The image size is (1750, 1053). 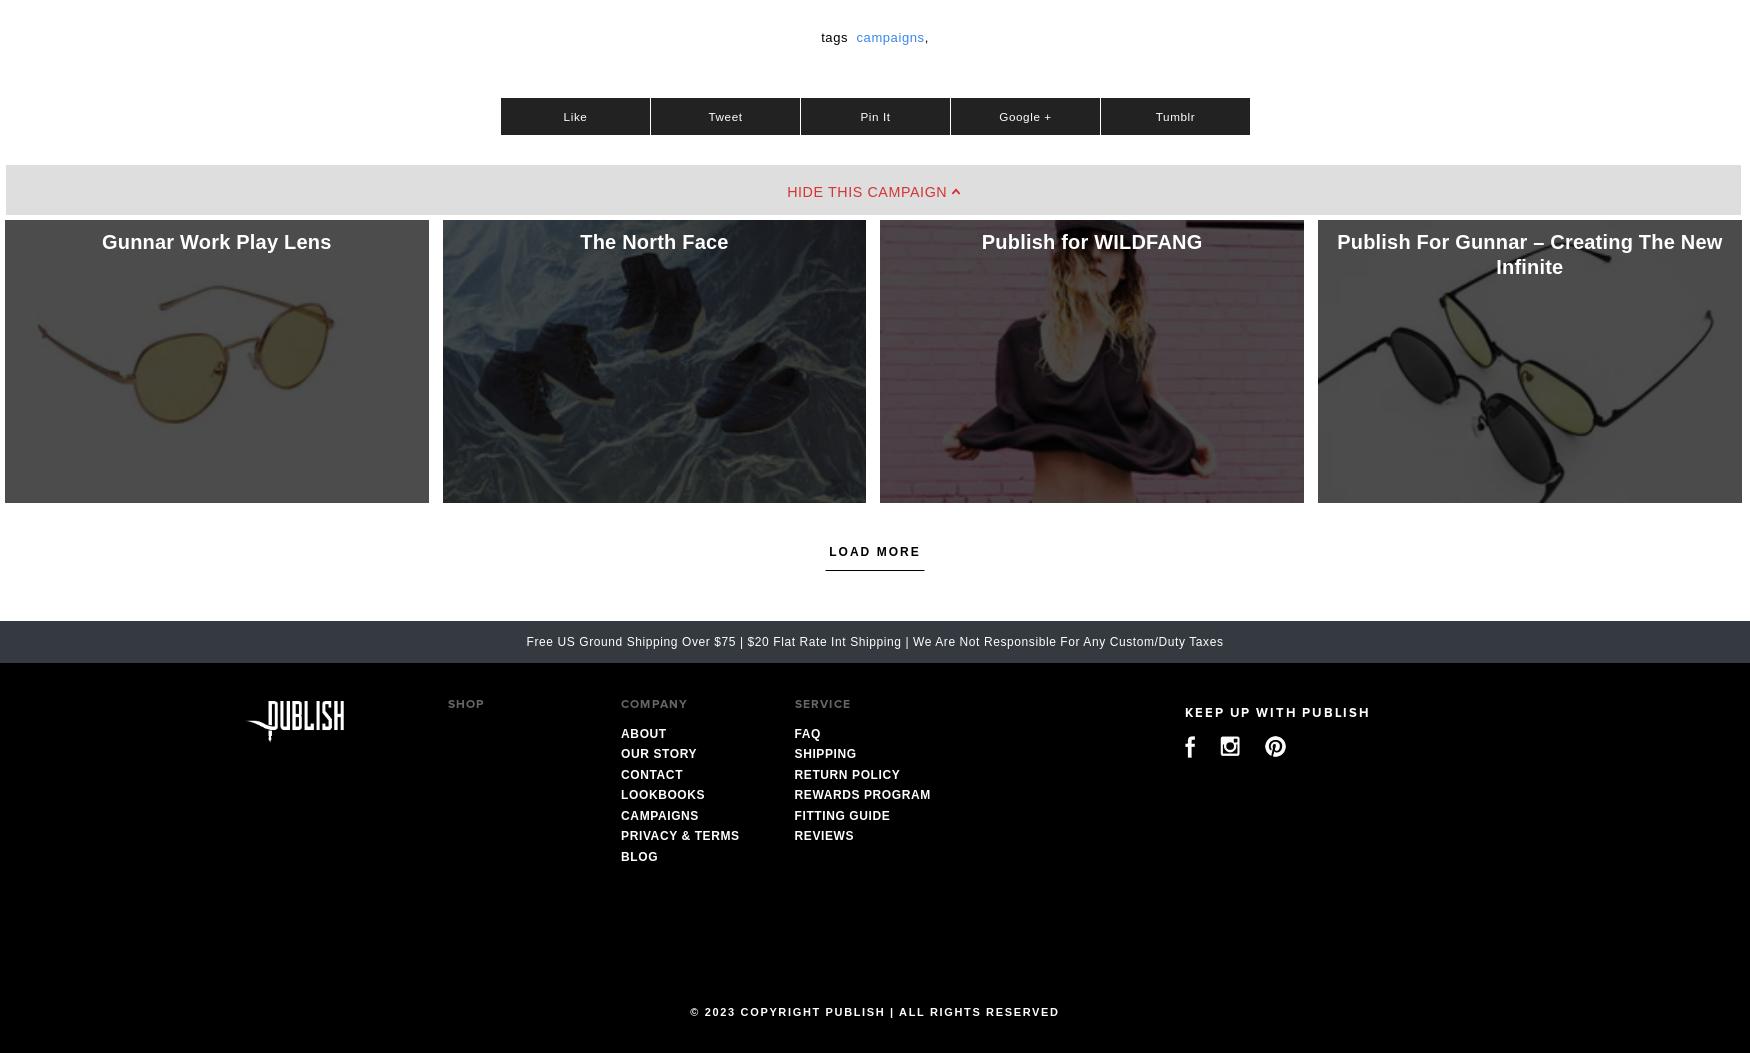 What do you see at coordinates (924, 37) in the screenshot?
I see `','` at bounding box center [924, 37].